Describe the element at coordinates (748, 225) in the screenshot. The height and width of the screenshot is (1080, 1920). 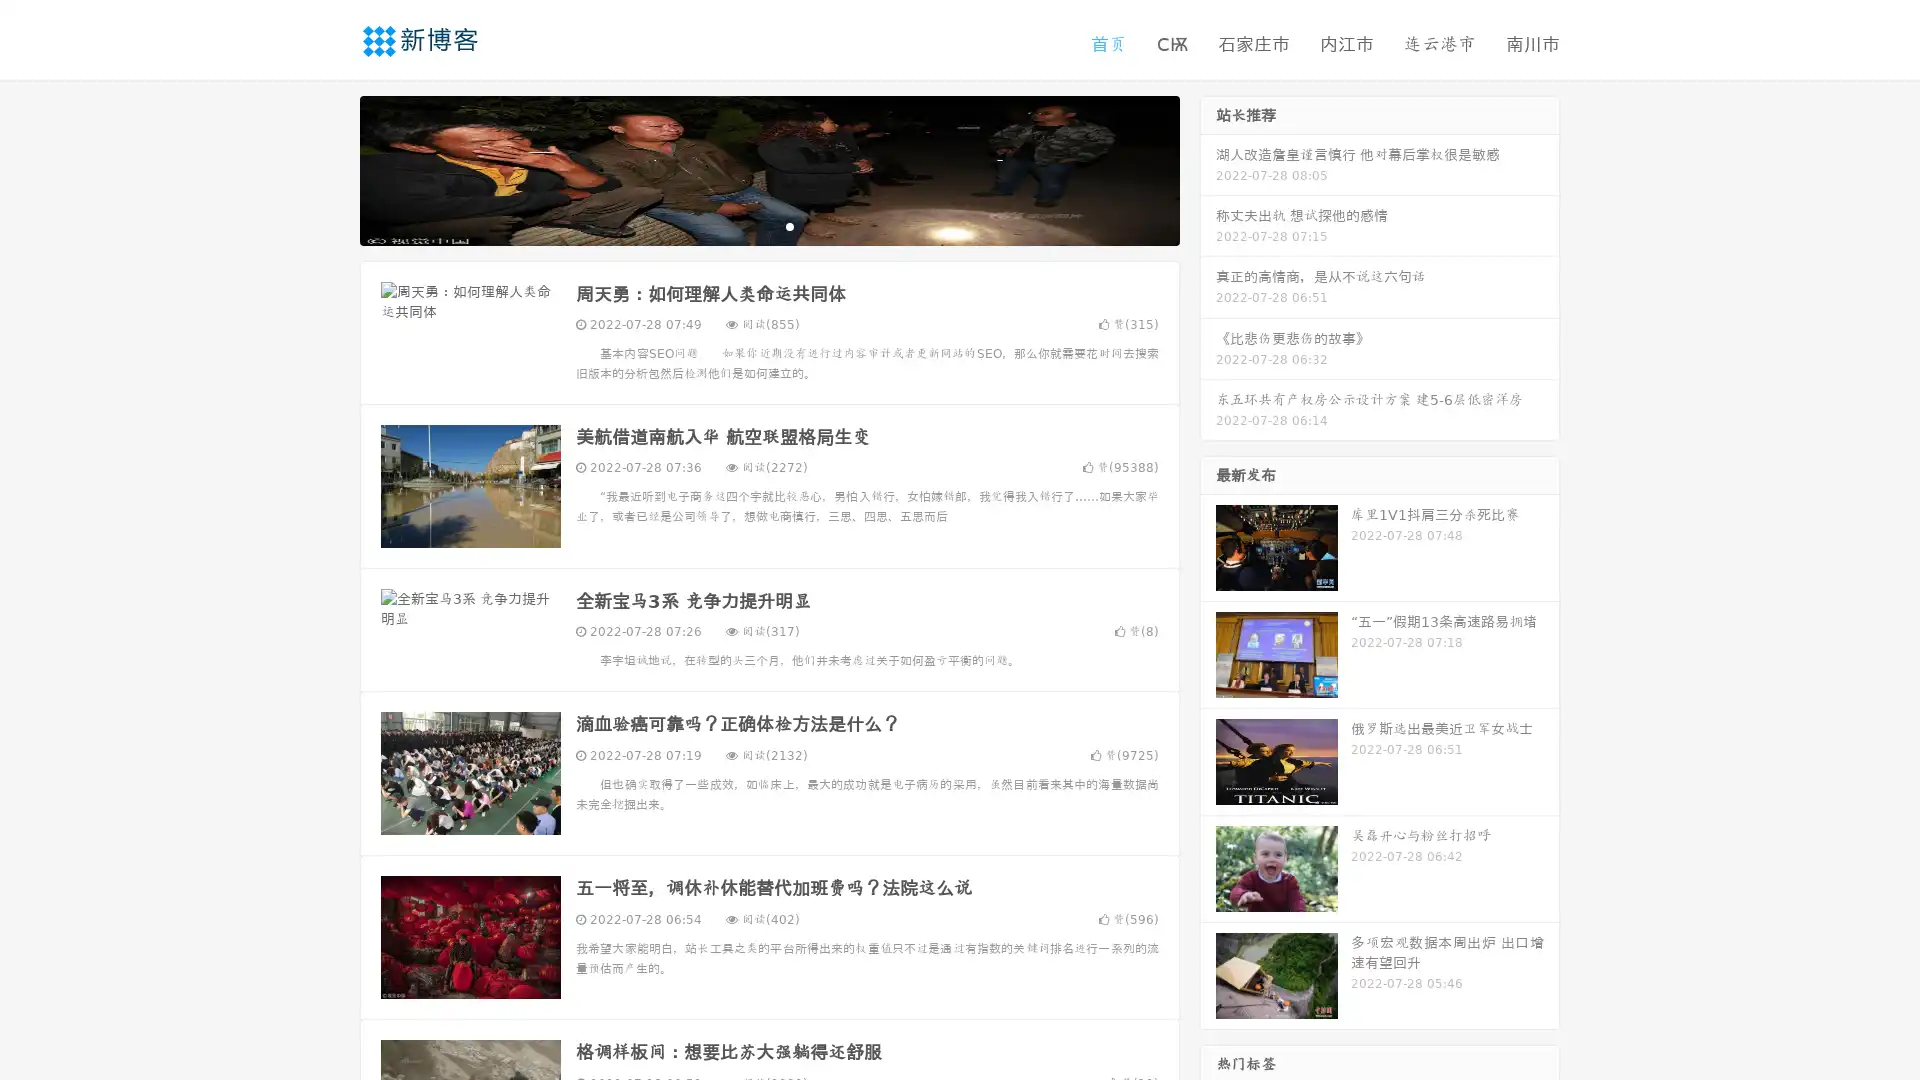
I see `Go to slide 1` at that location.